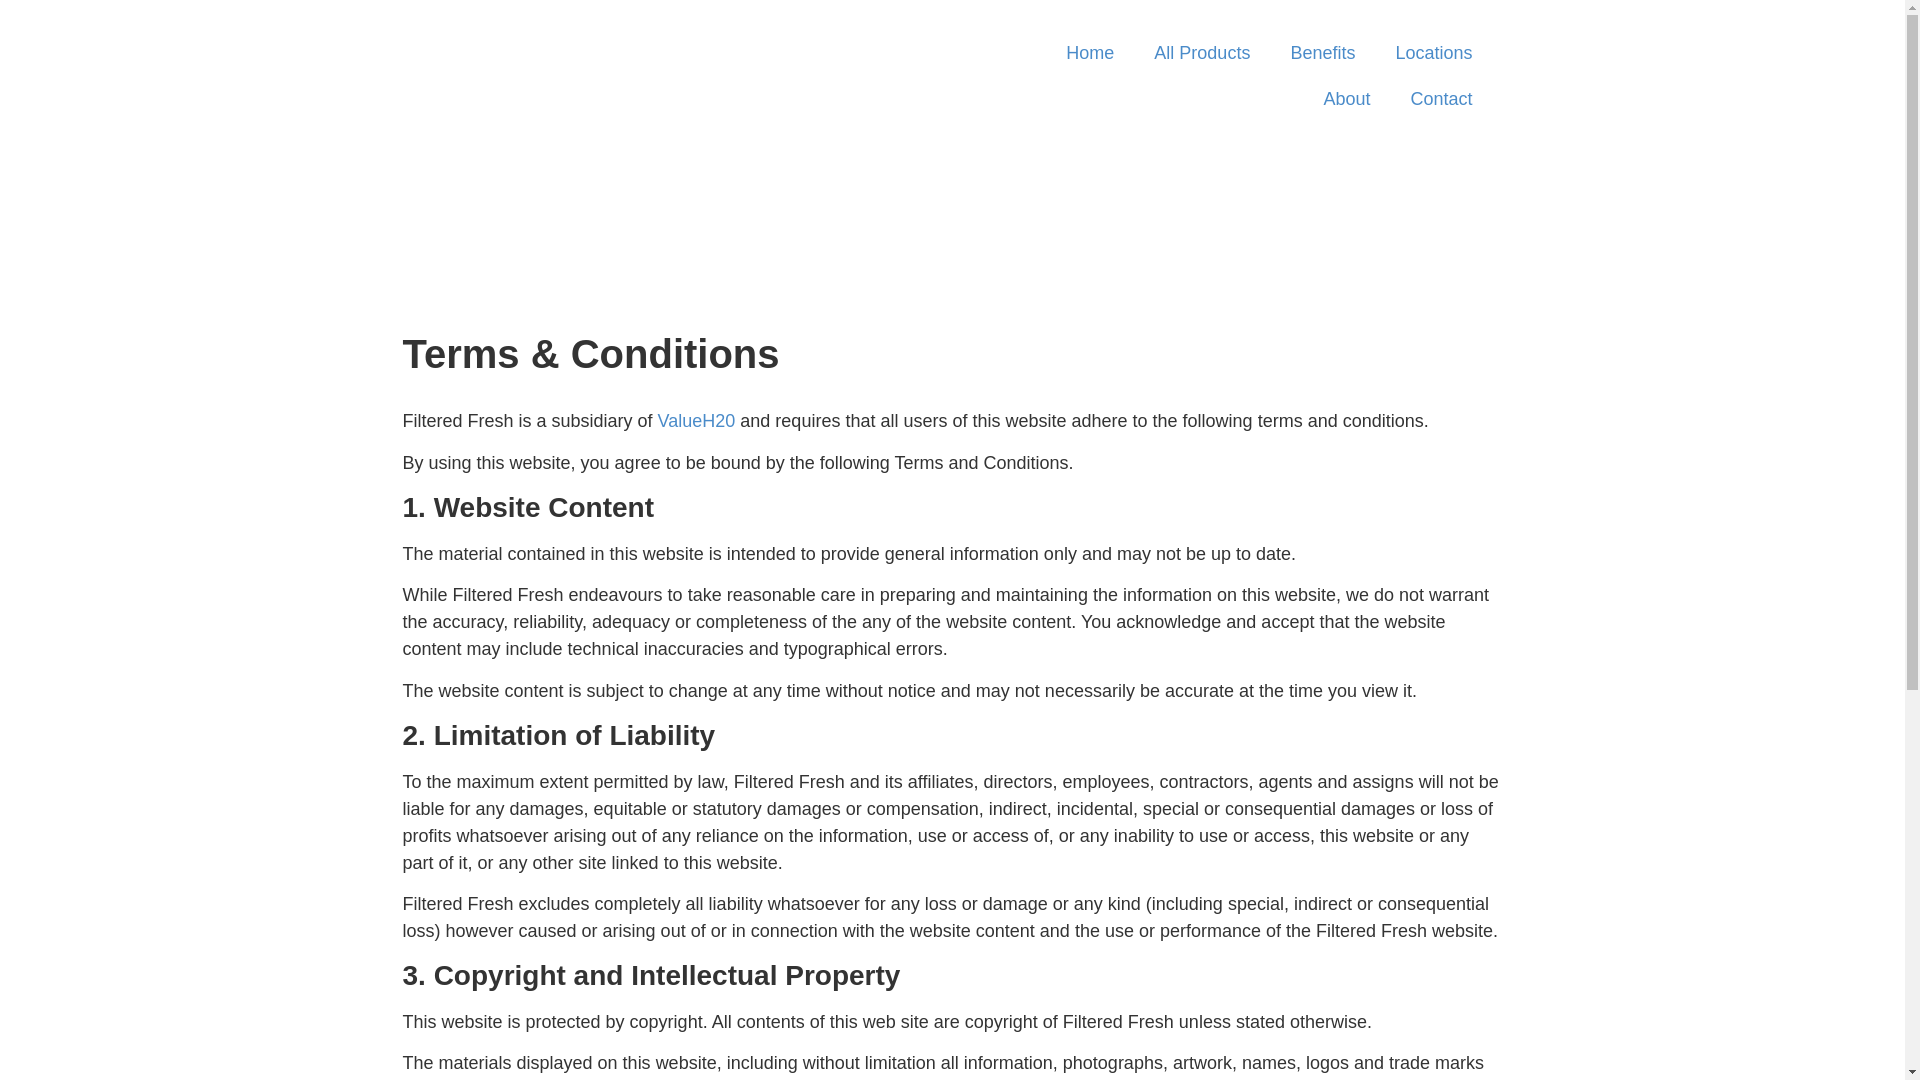 The width and height of the screenshot is (1920, 1080). What do you see at coordinates (1346, 99) in the screenshot?
I see `'About'` at bounding box center [1346, 99].